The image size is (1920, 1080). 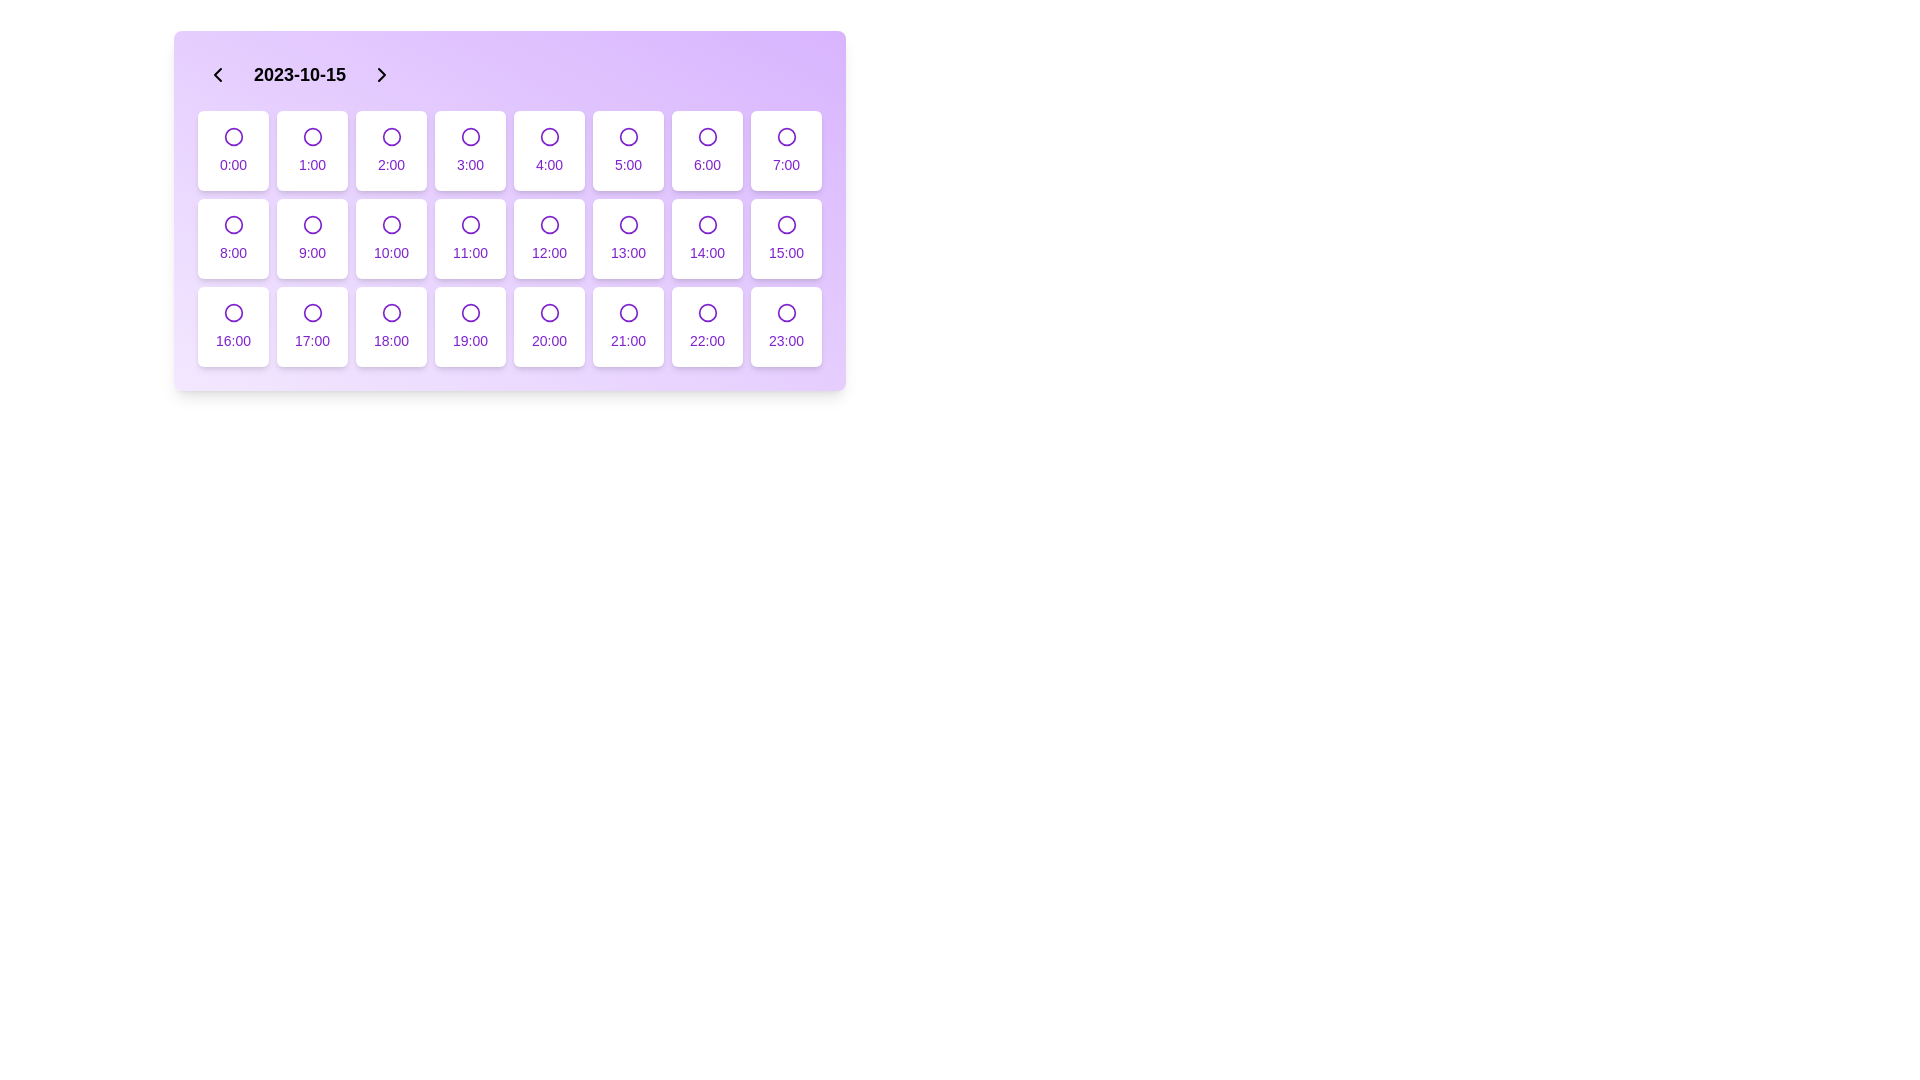 I want to click on the circular SVG element located in the third row and fourth column of the grid layout, so click(x=707, y=224).